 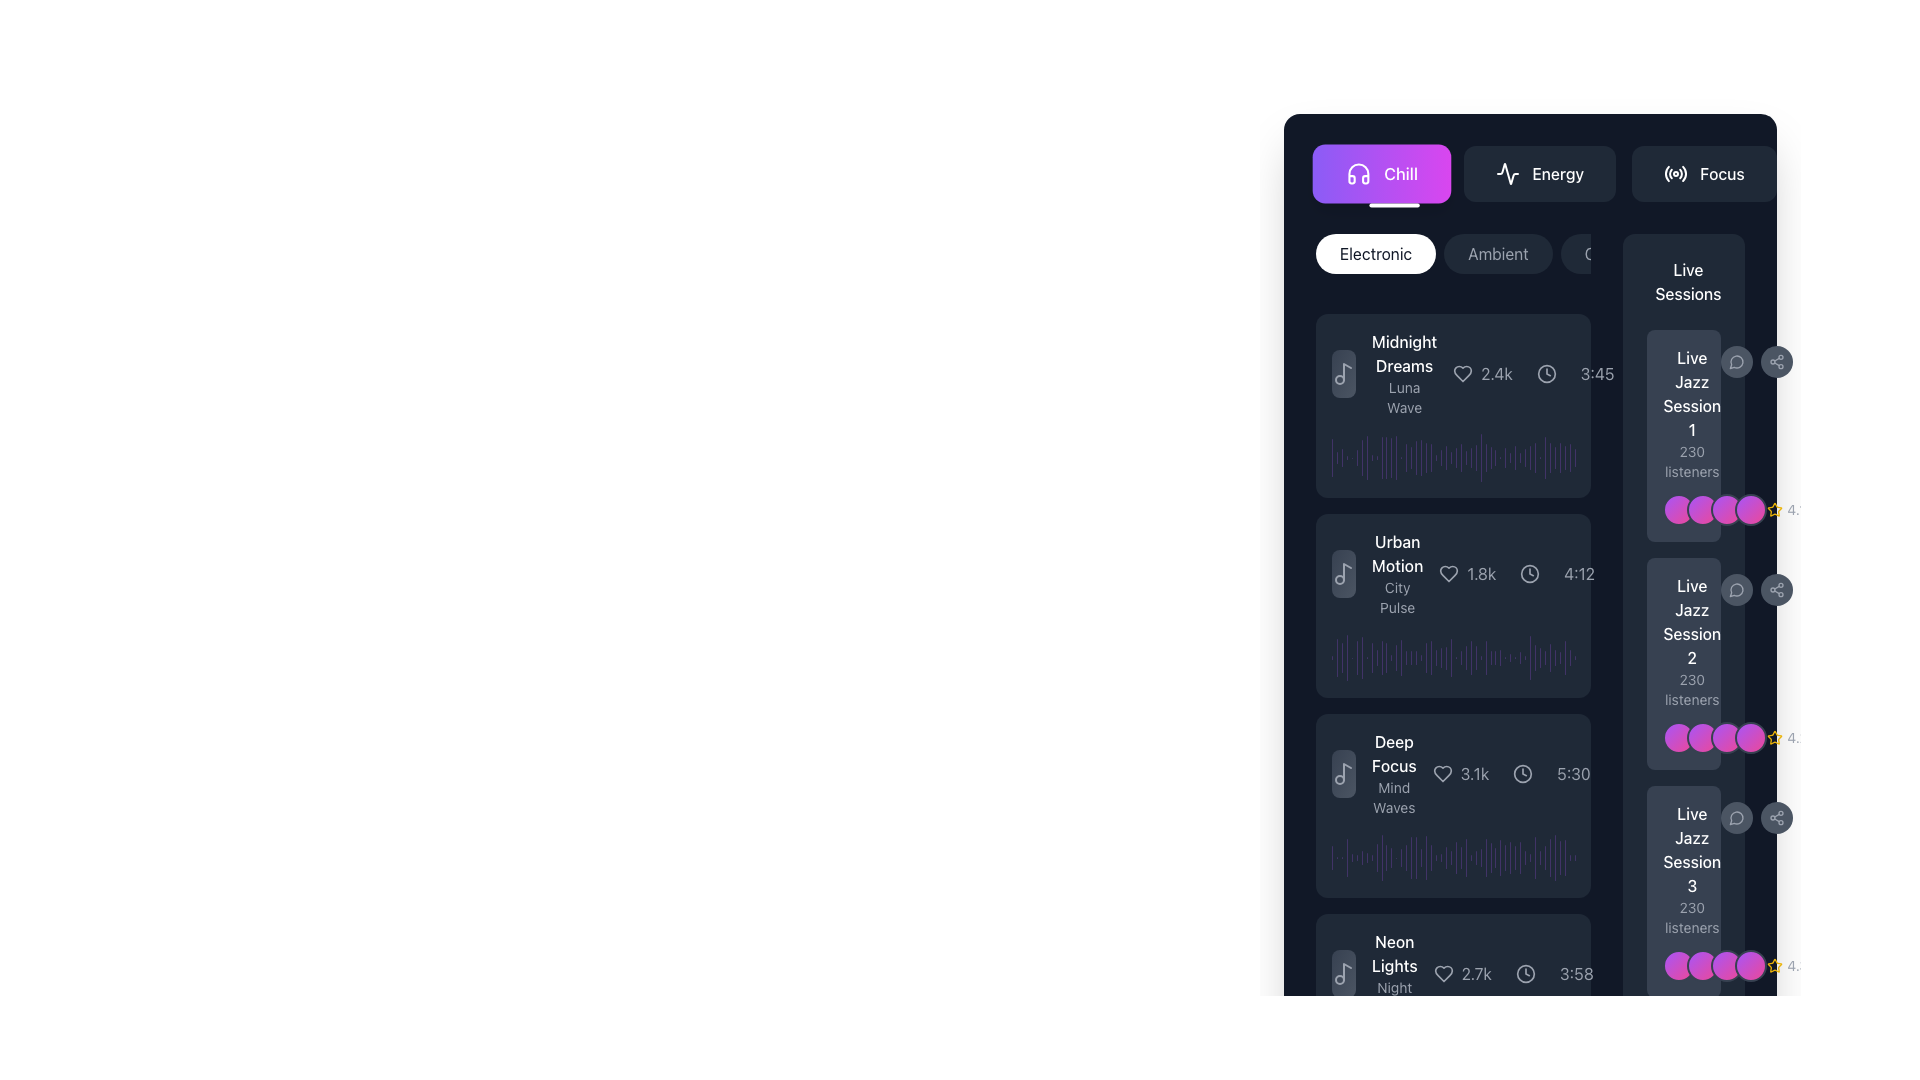 I want to click on the speech bubble icon located in the bottom right corner of the 'Live Jazz Session 3' card, which is part of the interactive icons for user engagement, so click(x=1756, y=817).